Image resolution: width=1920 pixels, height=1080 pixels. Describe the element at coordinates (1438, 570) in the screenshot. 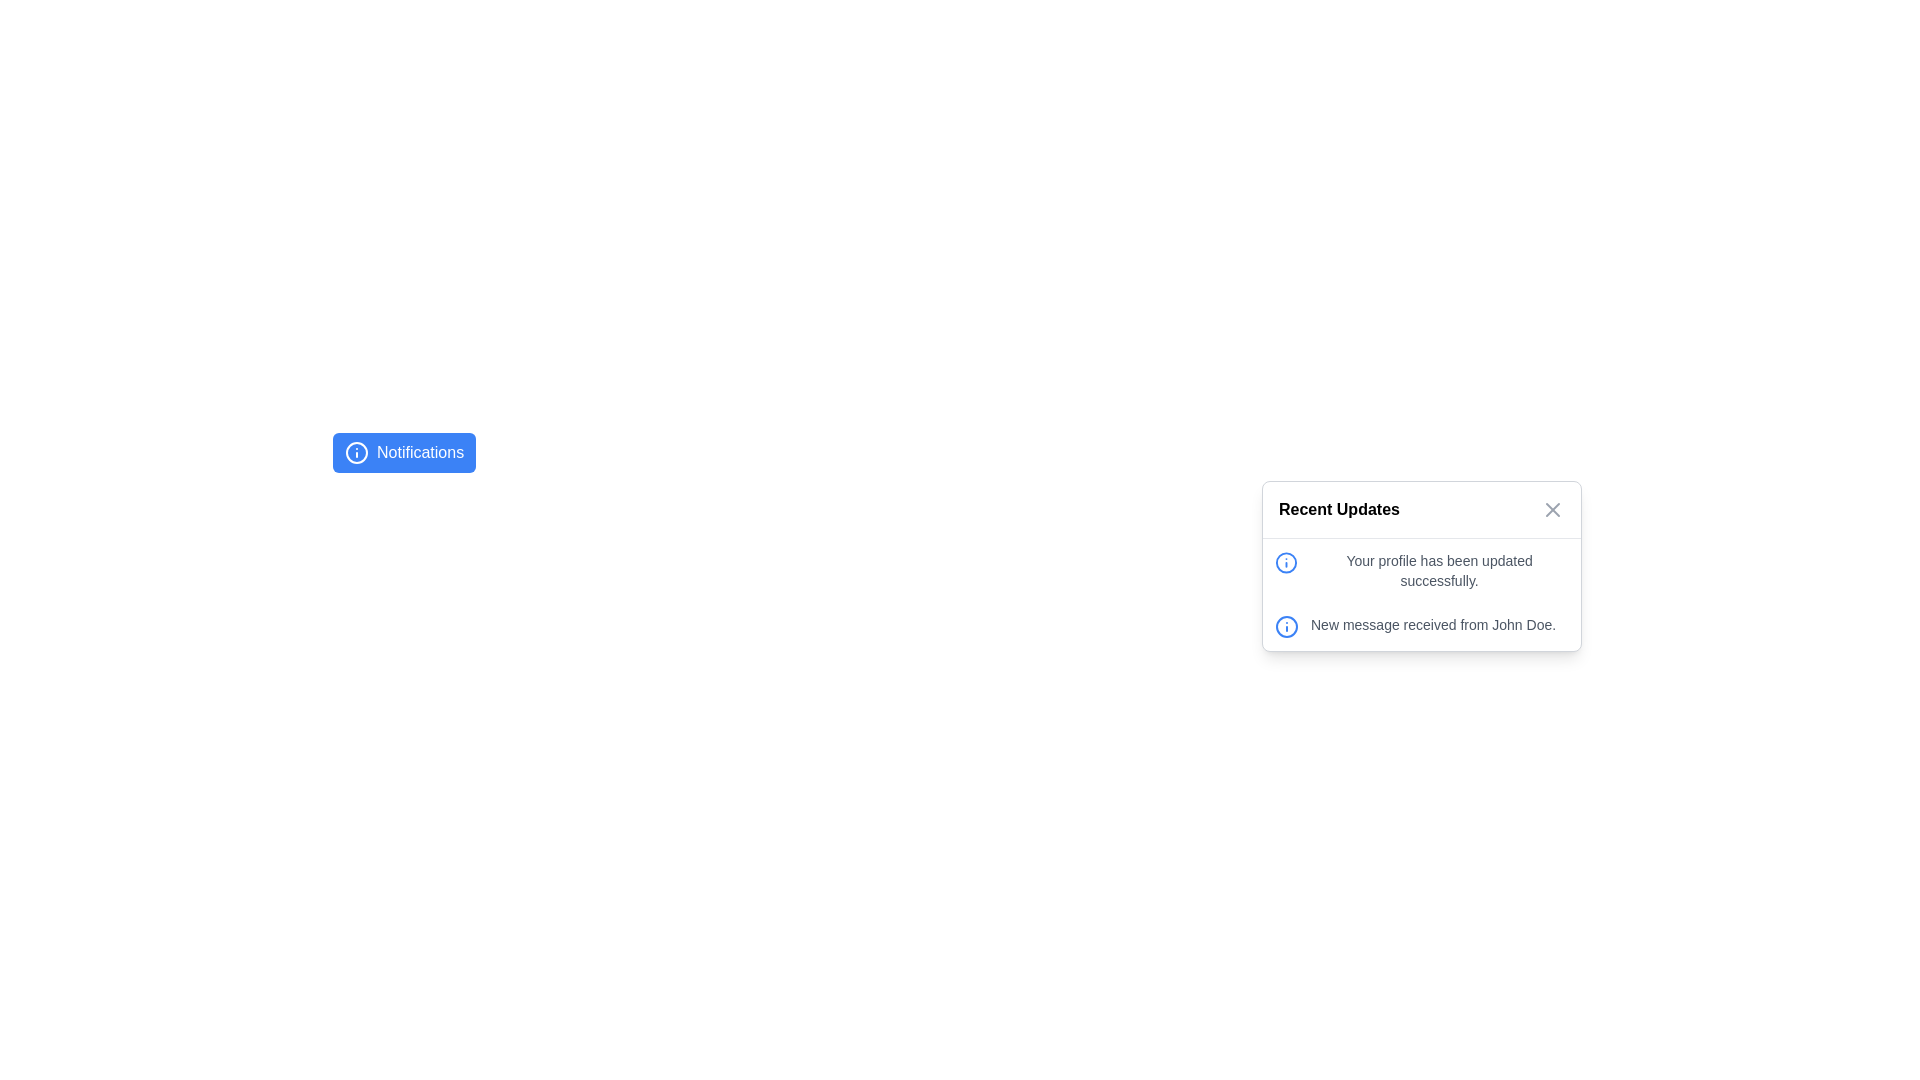

I see `notification message that states 'Your profile has been updated successfully.' This message is displayed in a small-sized gray font and is located under the 'Recent Updates' section, next to a blue information icon` at that location.